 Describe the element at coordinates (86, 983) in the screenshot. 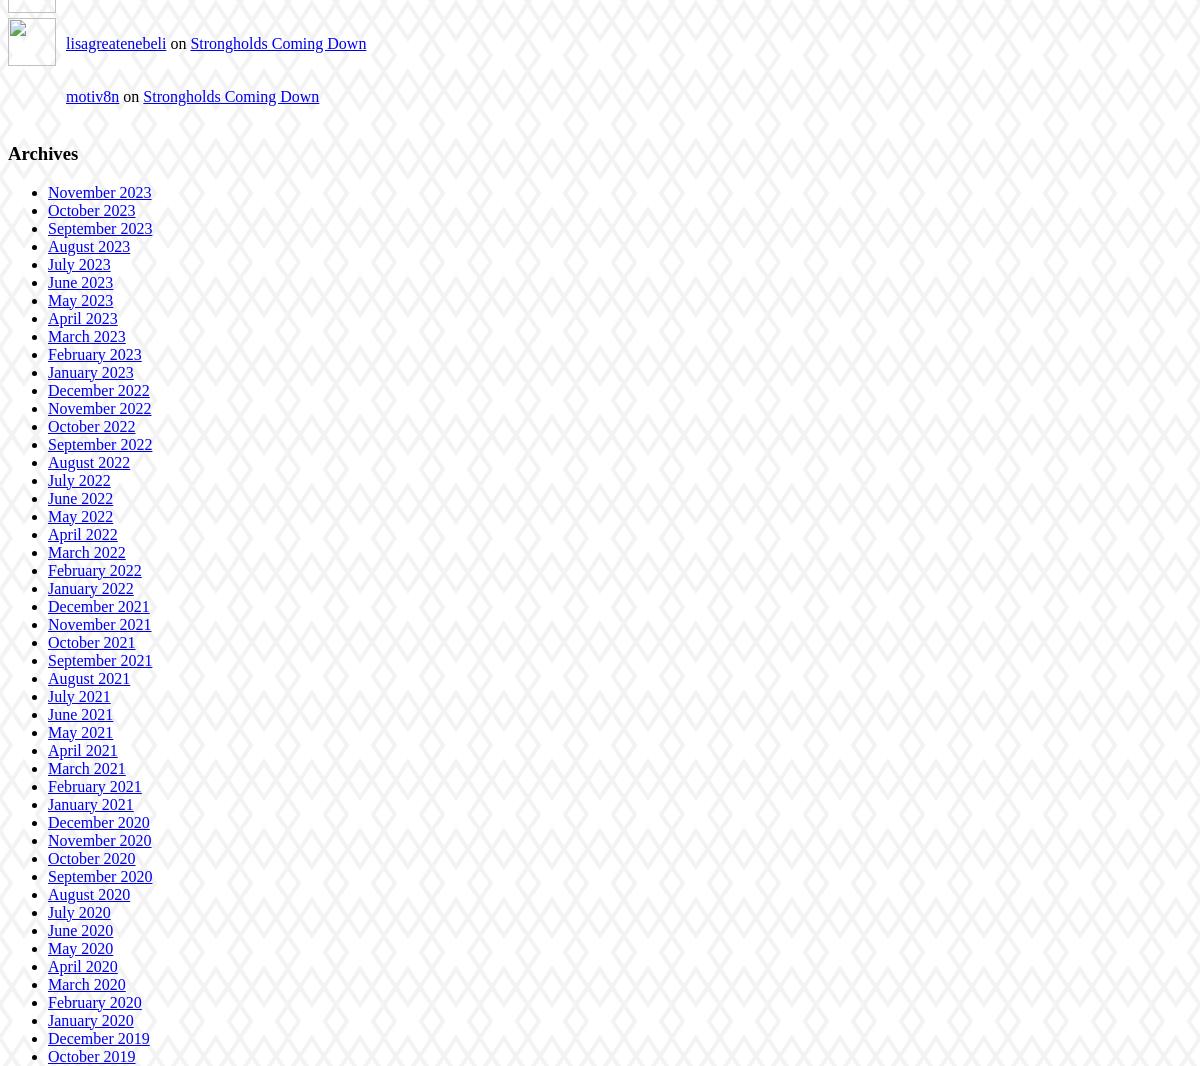

I see `'March 2020'` at that location.